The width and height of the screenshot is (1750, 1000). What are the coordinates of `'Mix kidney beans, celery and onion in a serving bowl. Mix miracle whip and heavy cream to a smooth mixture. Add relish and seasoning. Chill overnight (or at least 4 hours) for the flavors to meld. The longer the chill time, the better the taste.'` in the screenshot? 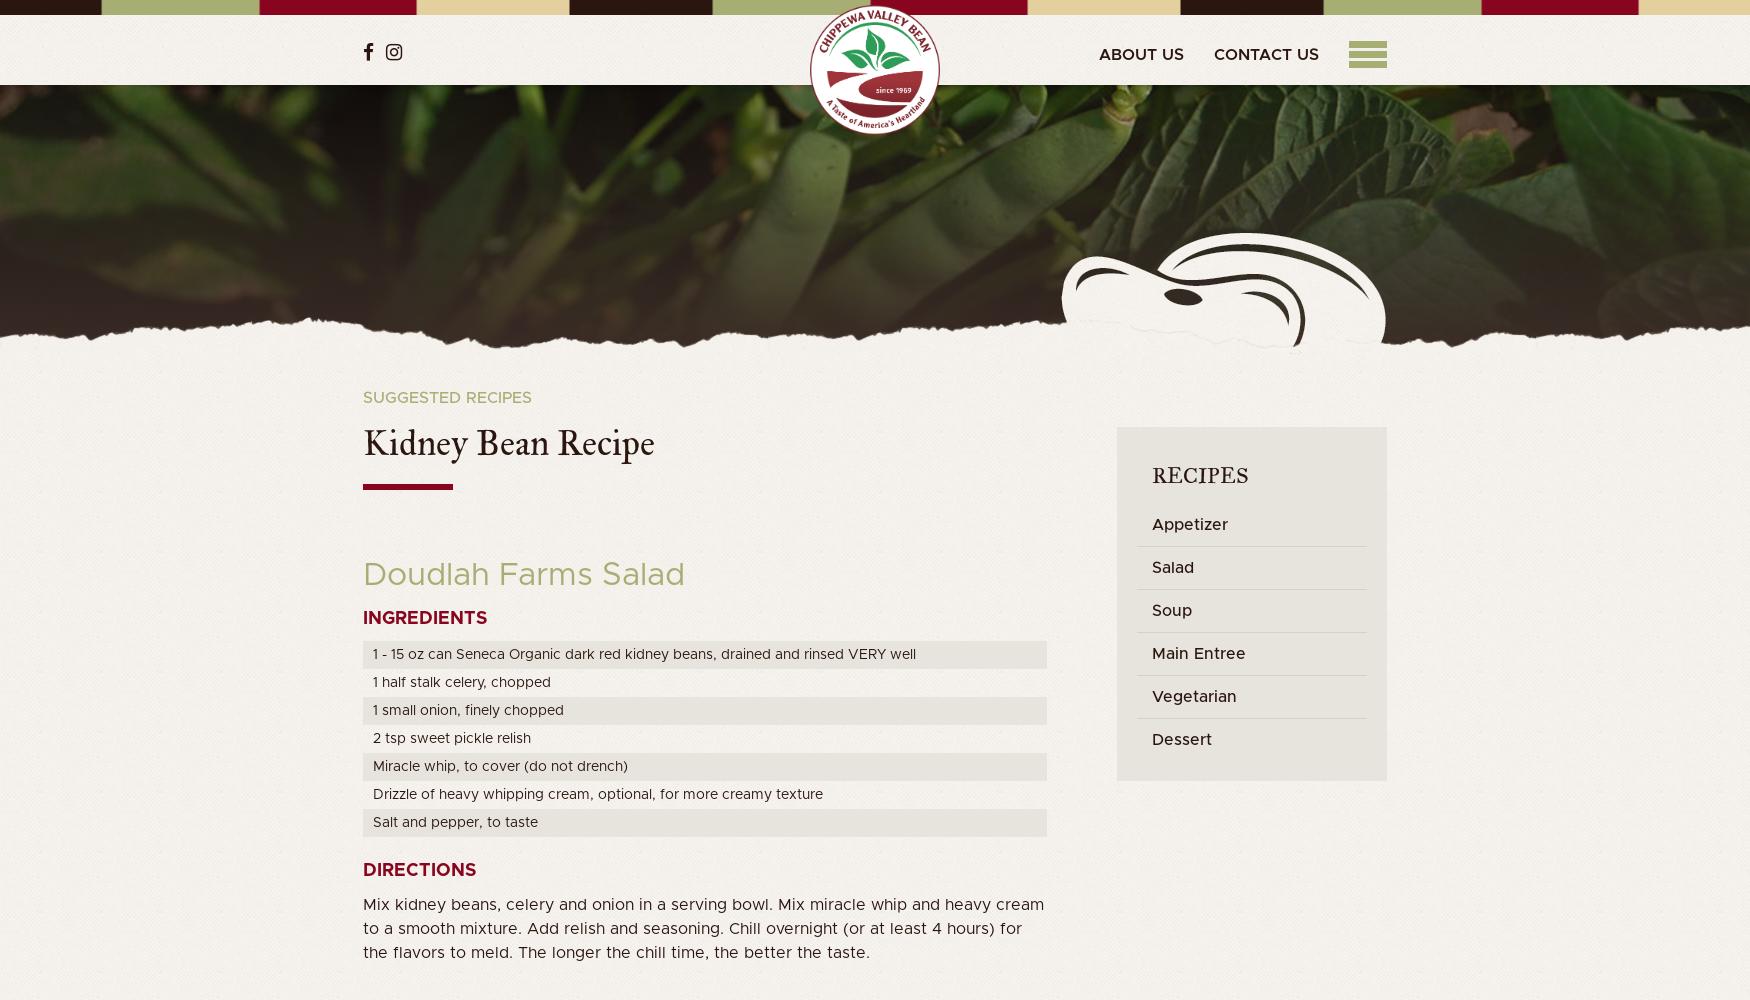 It's located at (703, 929).